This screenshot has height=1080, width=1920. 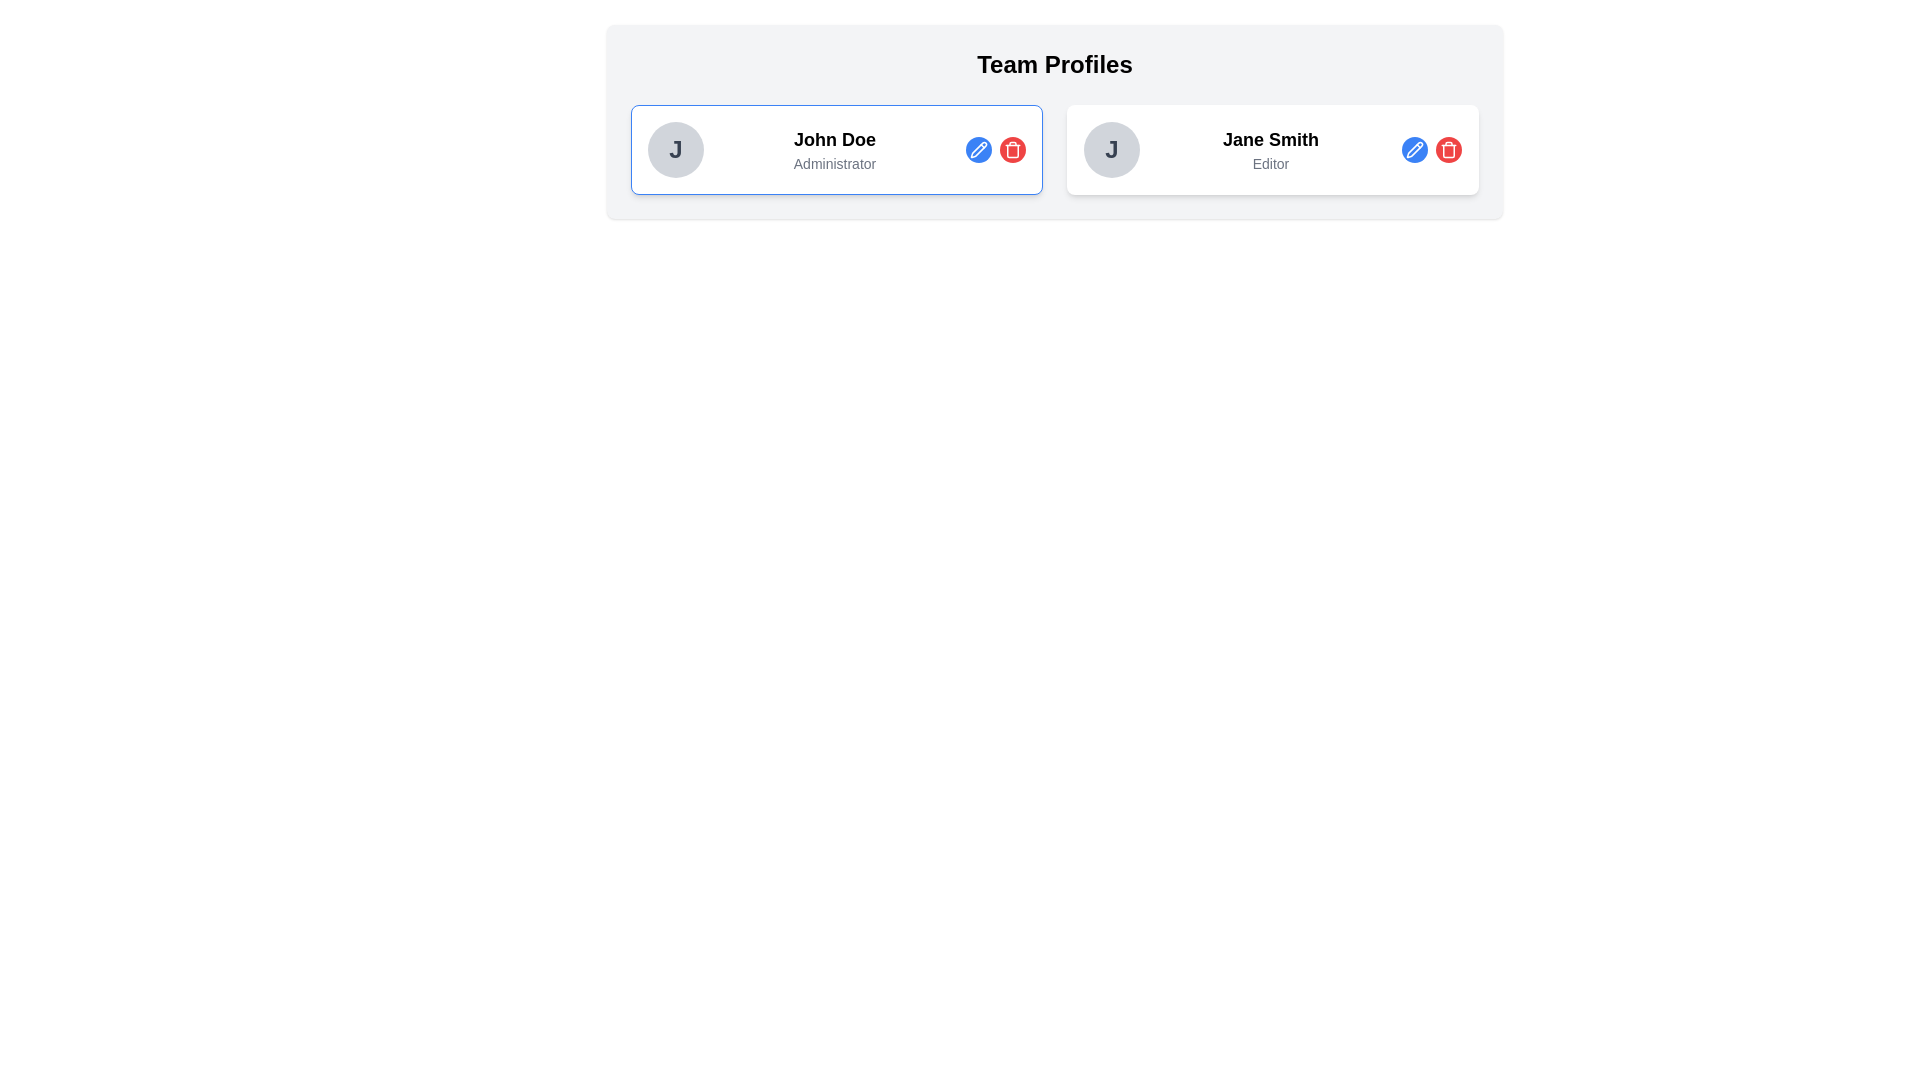 What do you see at coordinates (835, 149) in the screenshot?
I see `displayed content from the Text Display that labels and describes a user or profile entity, located centrally in the interface next to the circular avatar containing the letter 'J'` at bounding box center [835, 149].